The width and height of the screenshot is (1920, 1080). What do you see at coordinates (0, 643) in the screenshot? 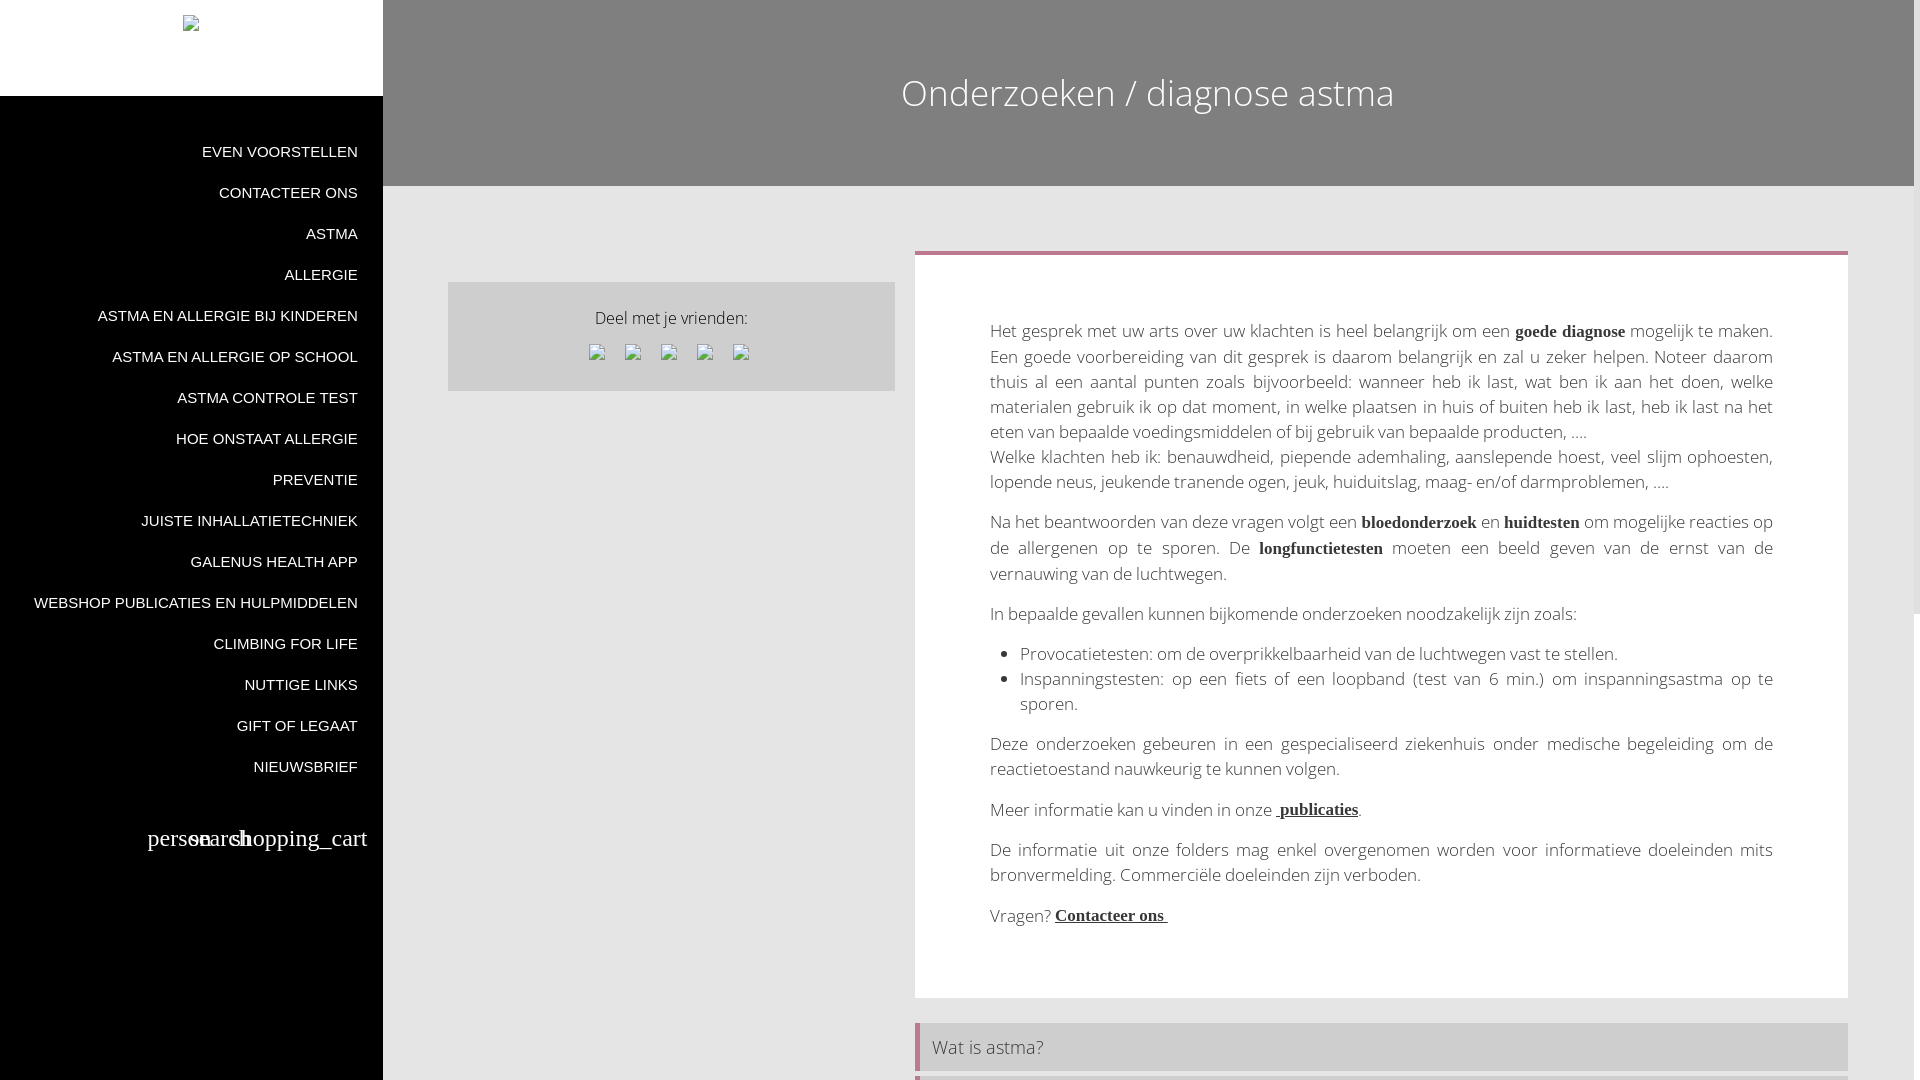
I see `'CLIMBING FOR LIFE'` at bounding box center [0, 643].